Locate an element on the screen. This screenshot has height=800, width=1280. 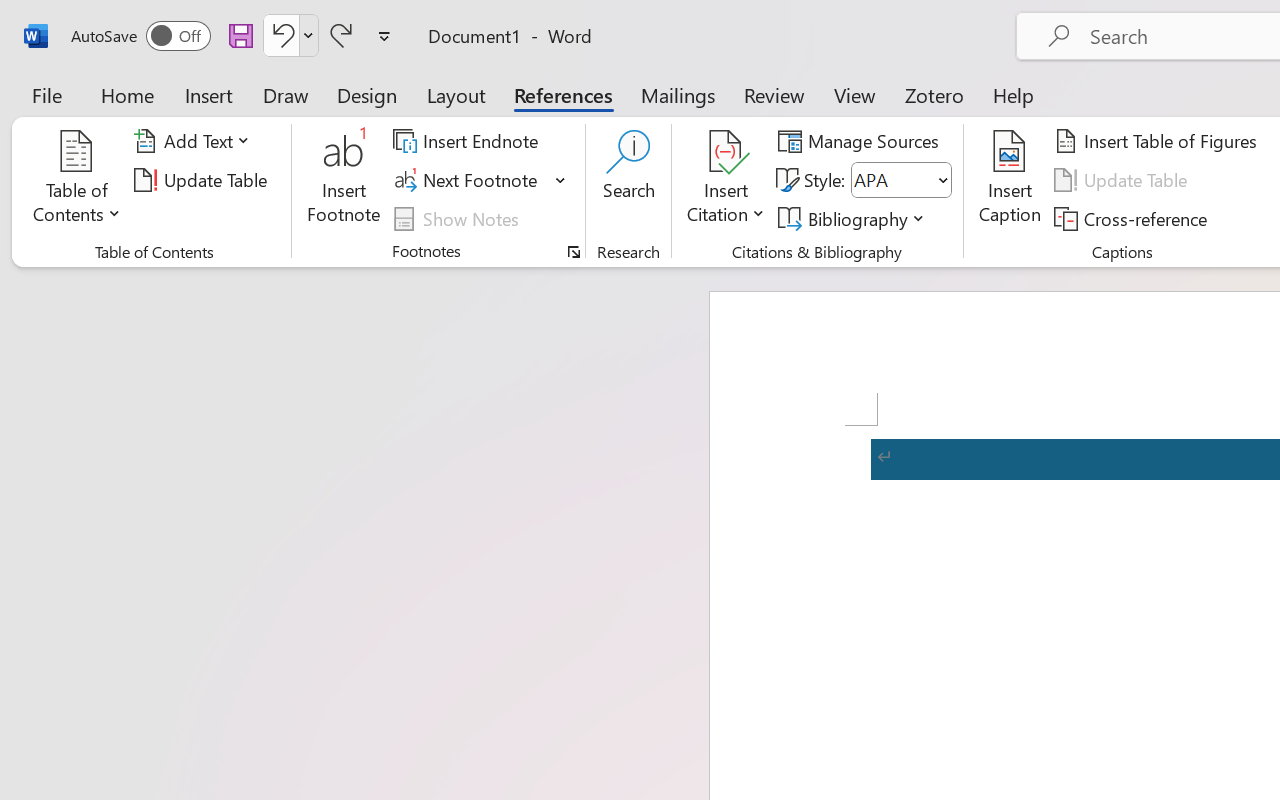
'Add Text' is located at coordinates (195, 141).